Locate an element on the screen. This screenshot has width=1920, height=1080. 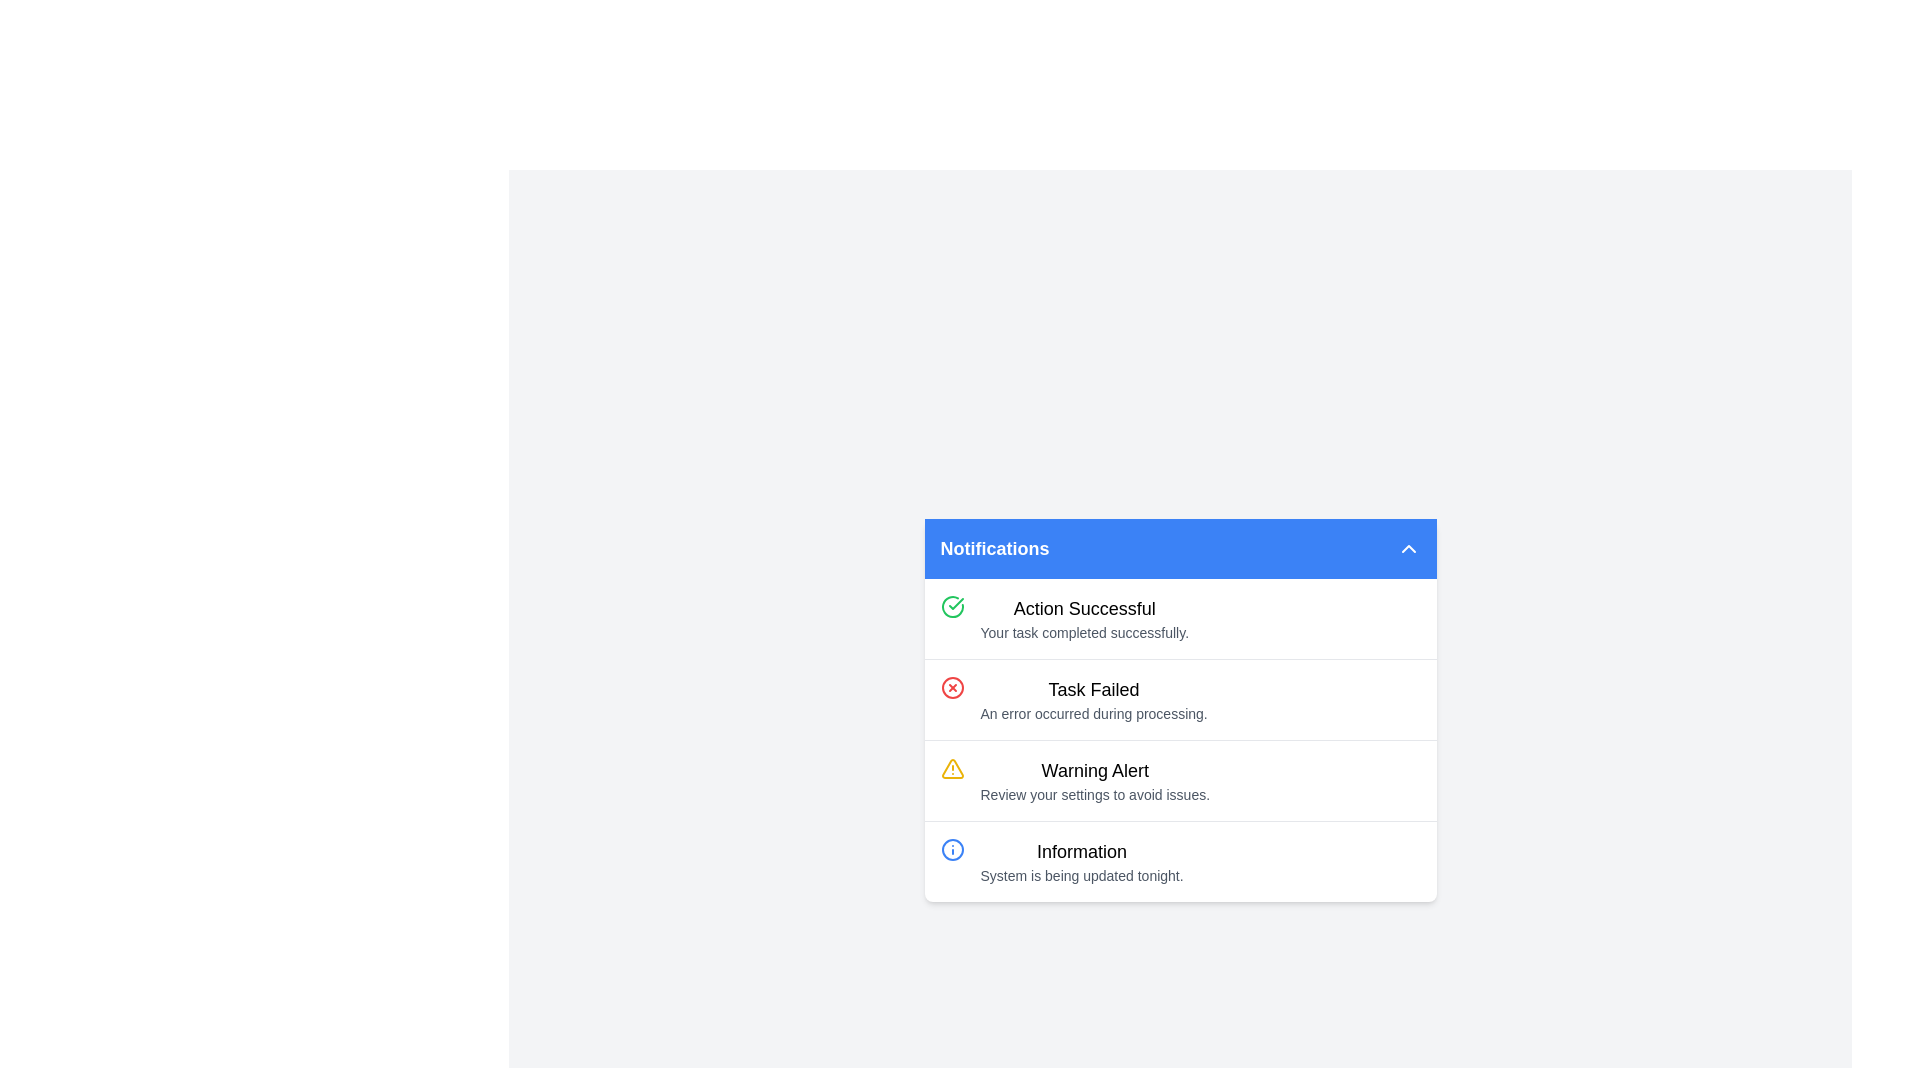
text line 'Your task completed successfully.' which is styled in gray and located below the title 'Action Successful' within a notification card is located at coordinates (1083, 632).